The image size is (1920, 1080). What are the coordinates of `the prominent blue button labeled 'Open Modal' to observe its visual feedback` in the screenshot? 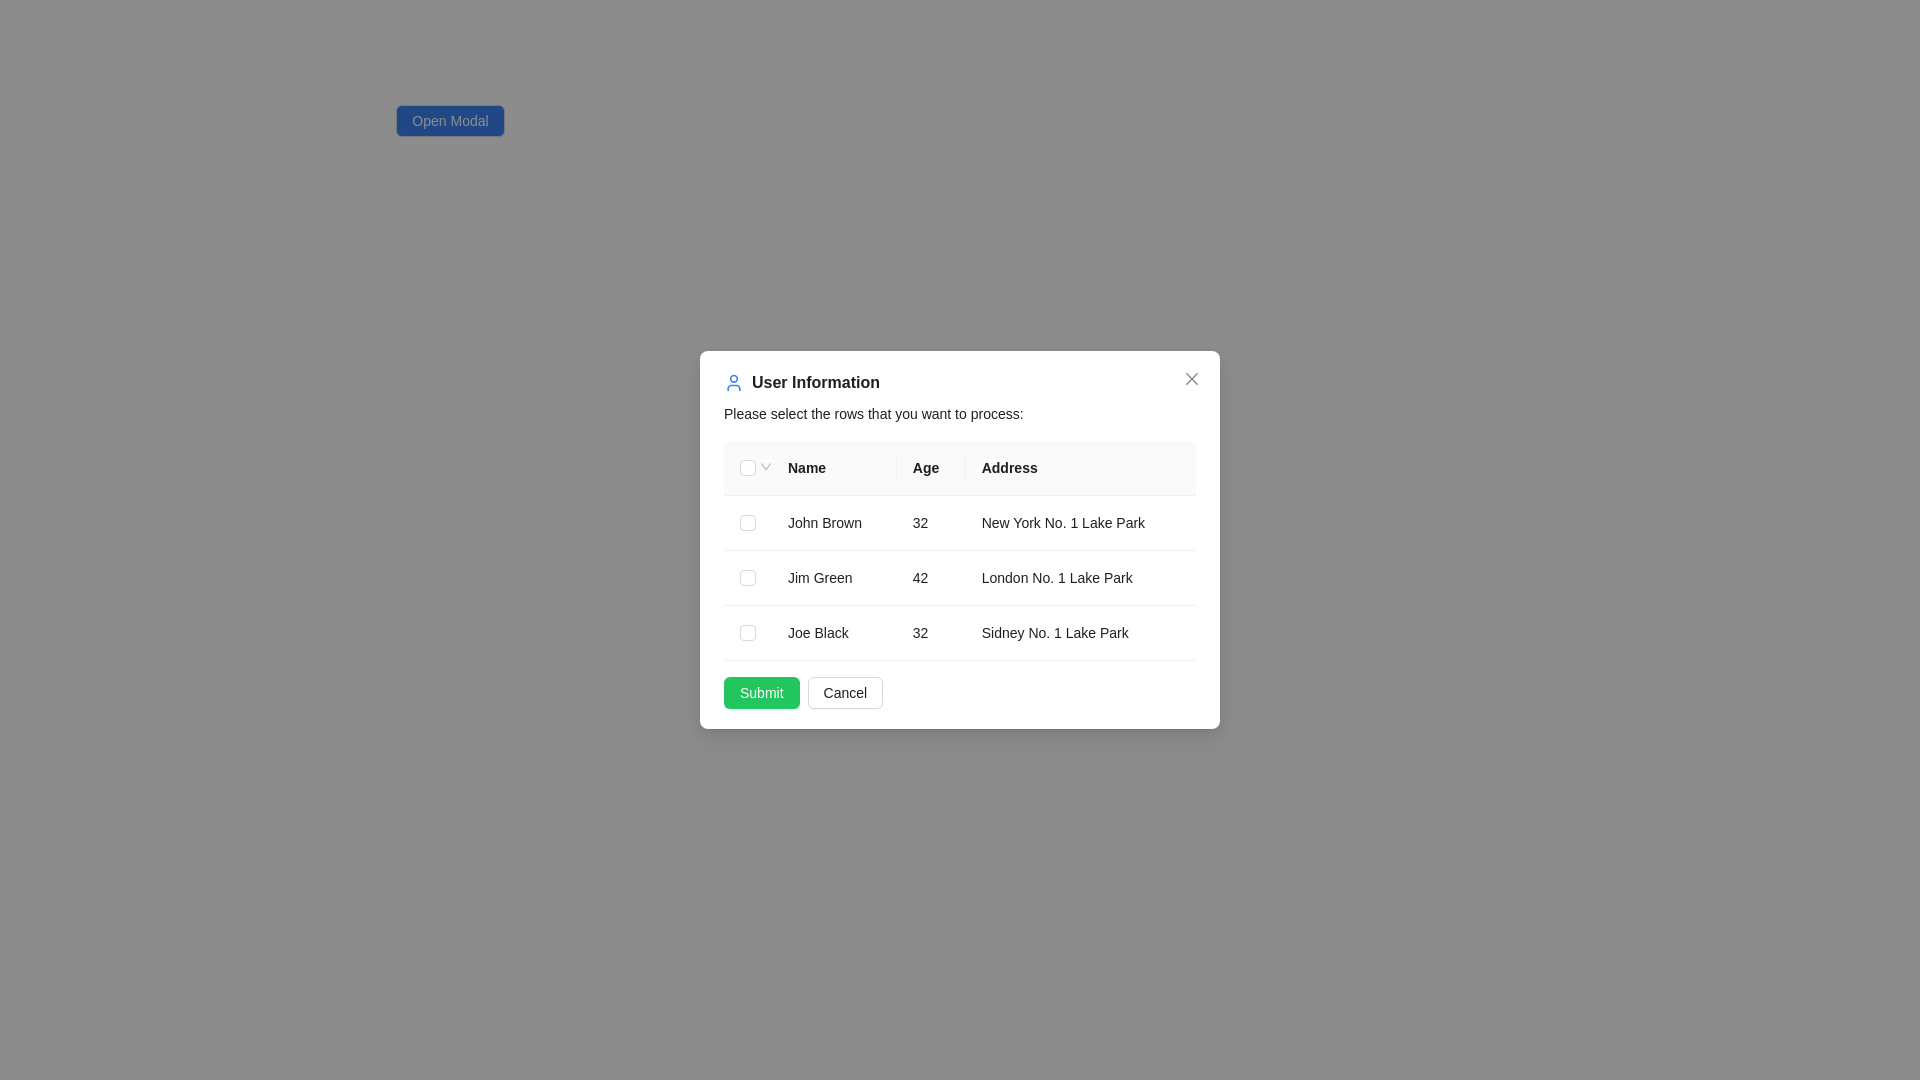 It's located at (449, 120).